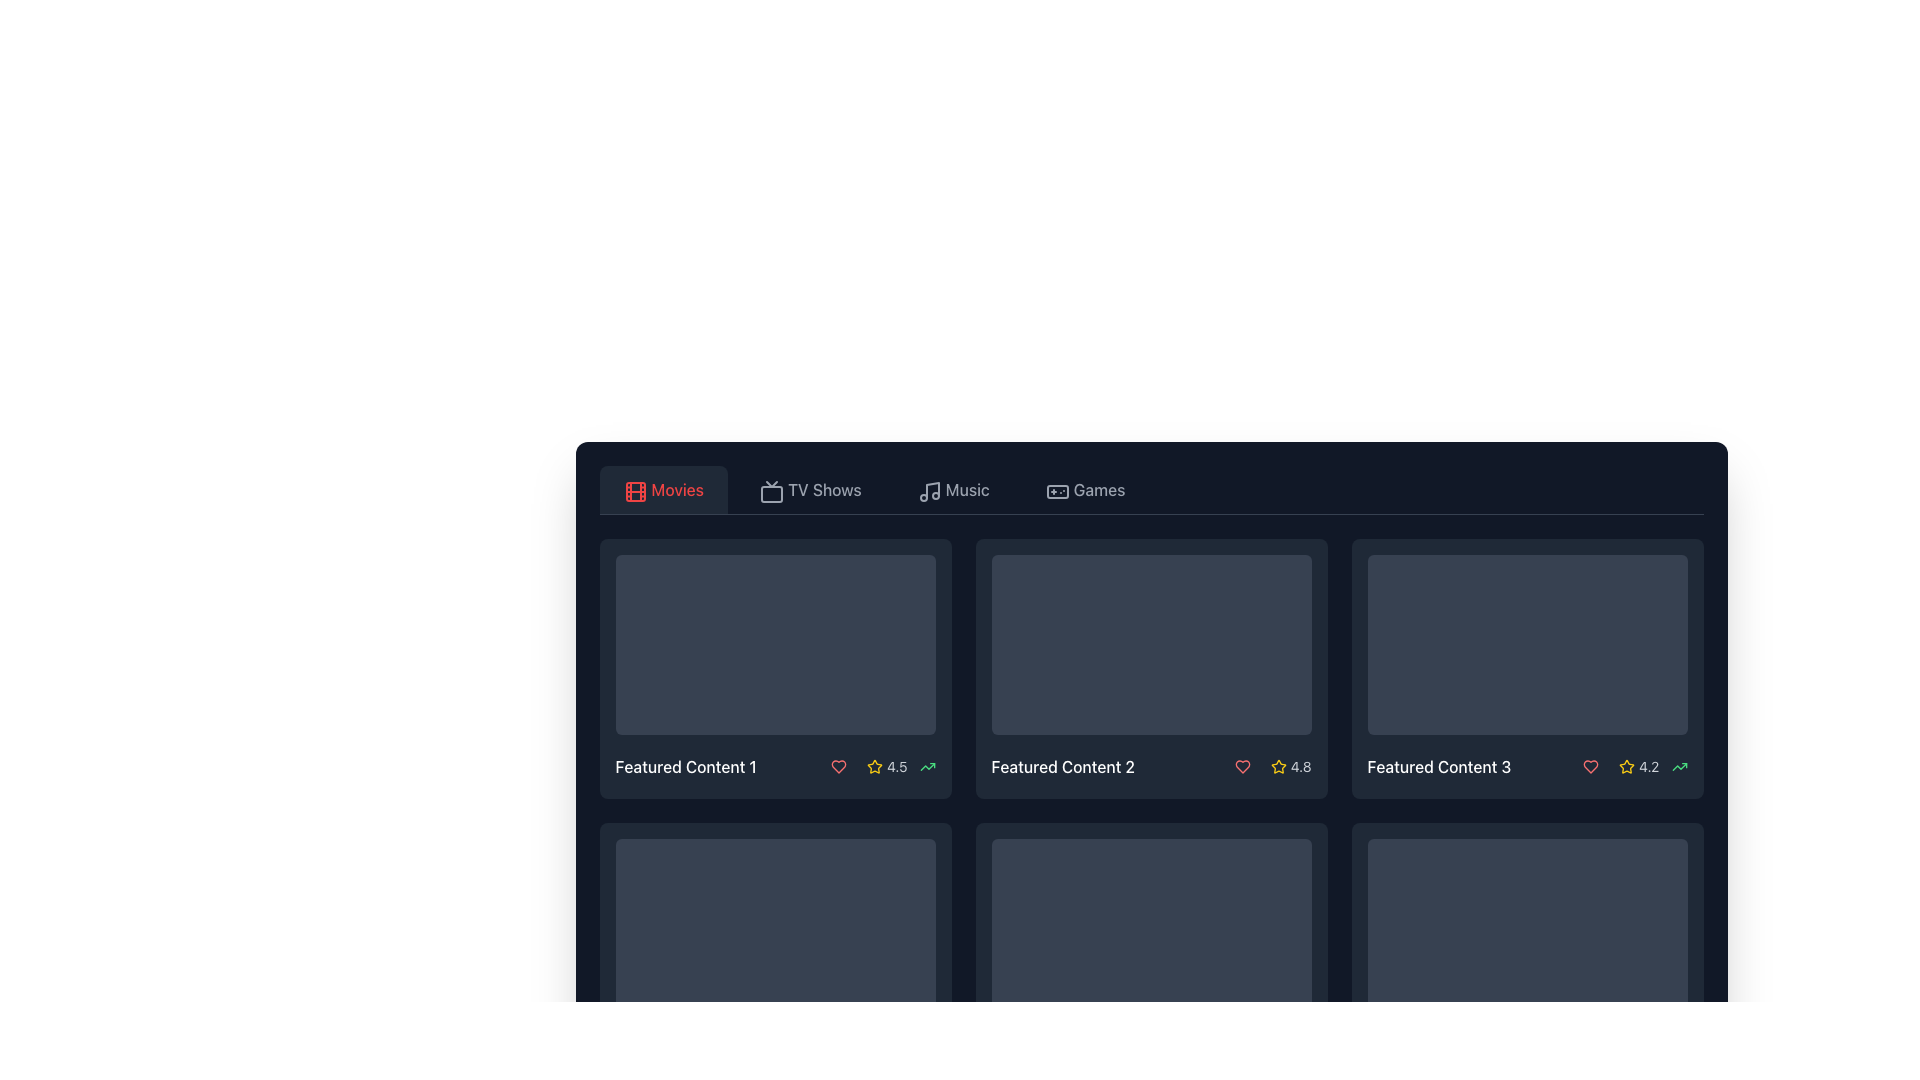 The width and height of the screenshot is (1920, 1080). I want to click on the 'Movies' icon in the navigation bar, so click(632, 489).